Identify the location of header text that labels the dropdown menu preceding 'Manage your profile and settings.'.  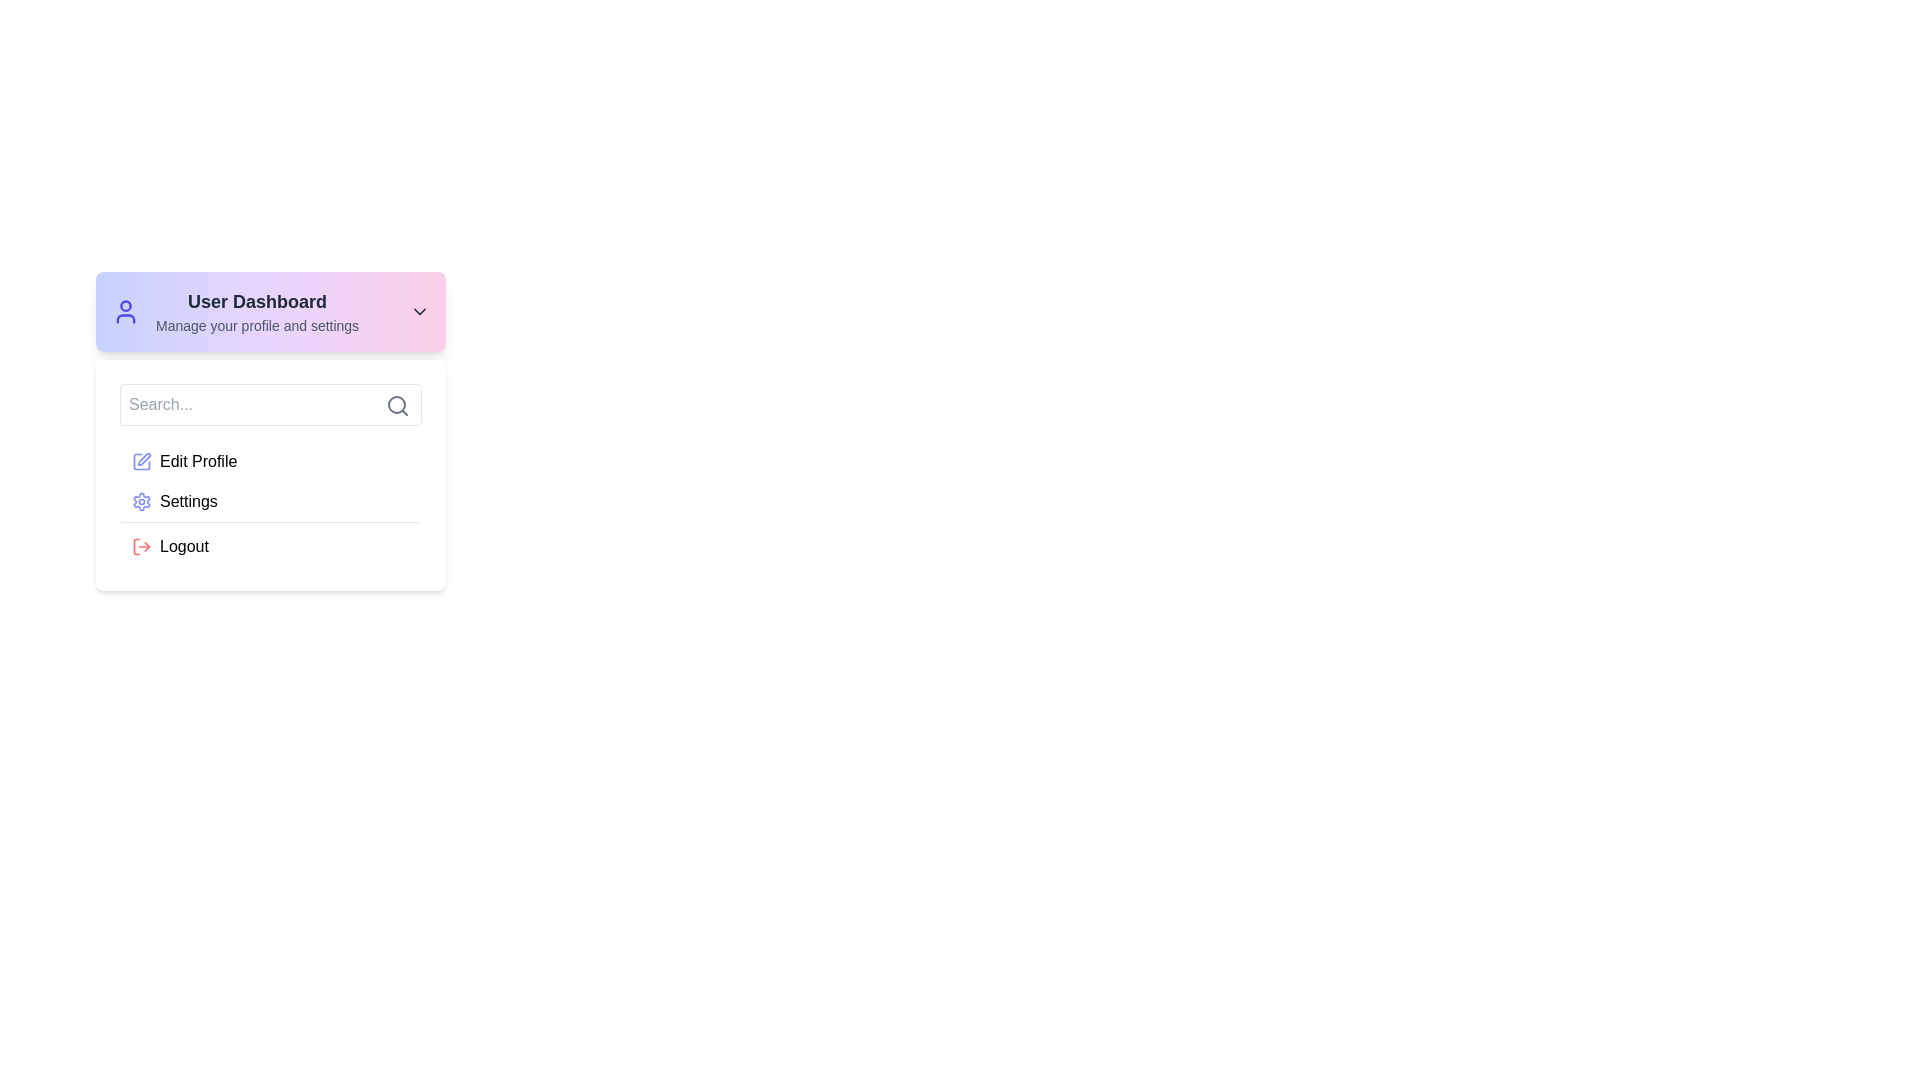
(256, 301).